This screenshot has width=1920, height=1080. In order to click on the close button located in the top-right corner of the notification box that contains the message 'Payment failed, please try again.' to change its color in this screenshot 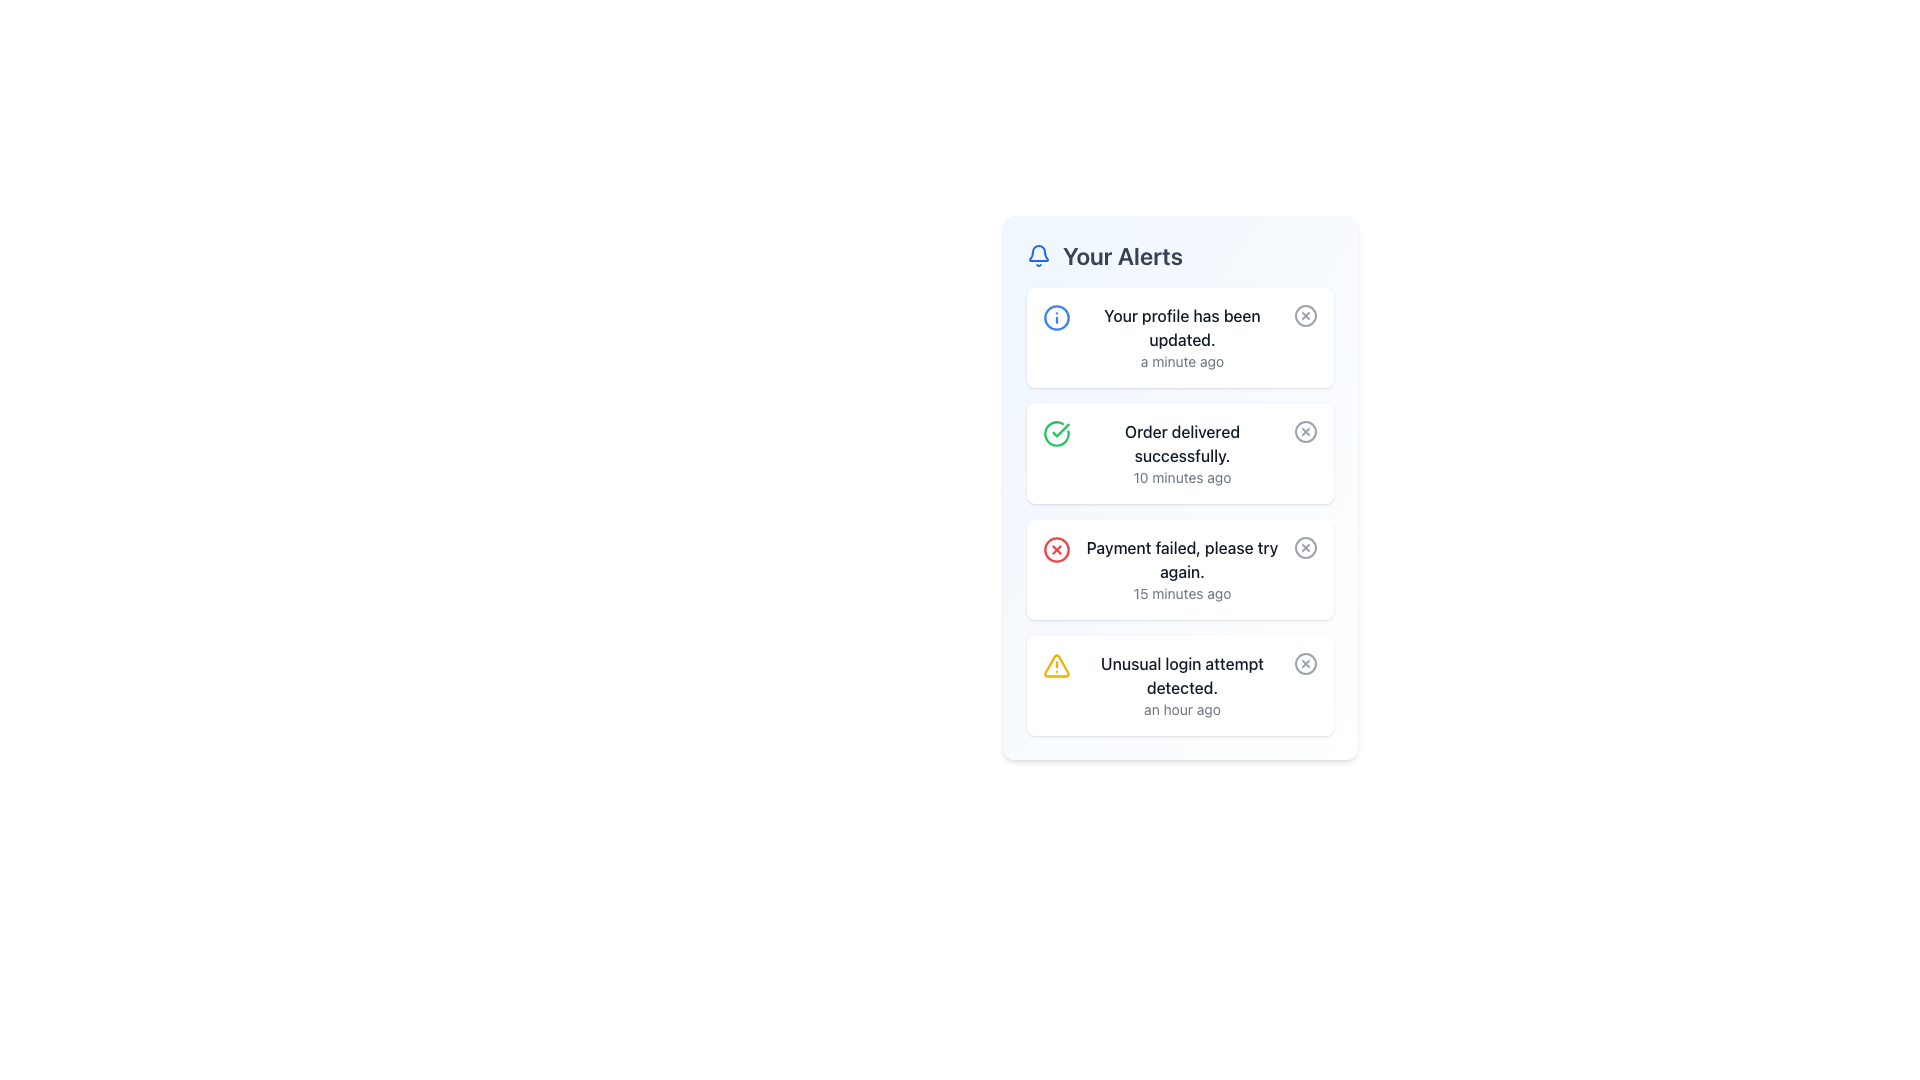, I will do `click(1305, 547)`.